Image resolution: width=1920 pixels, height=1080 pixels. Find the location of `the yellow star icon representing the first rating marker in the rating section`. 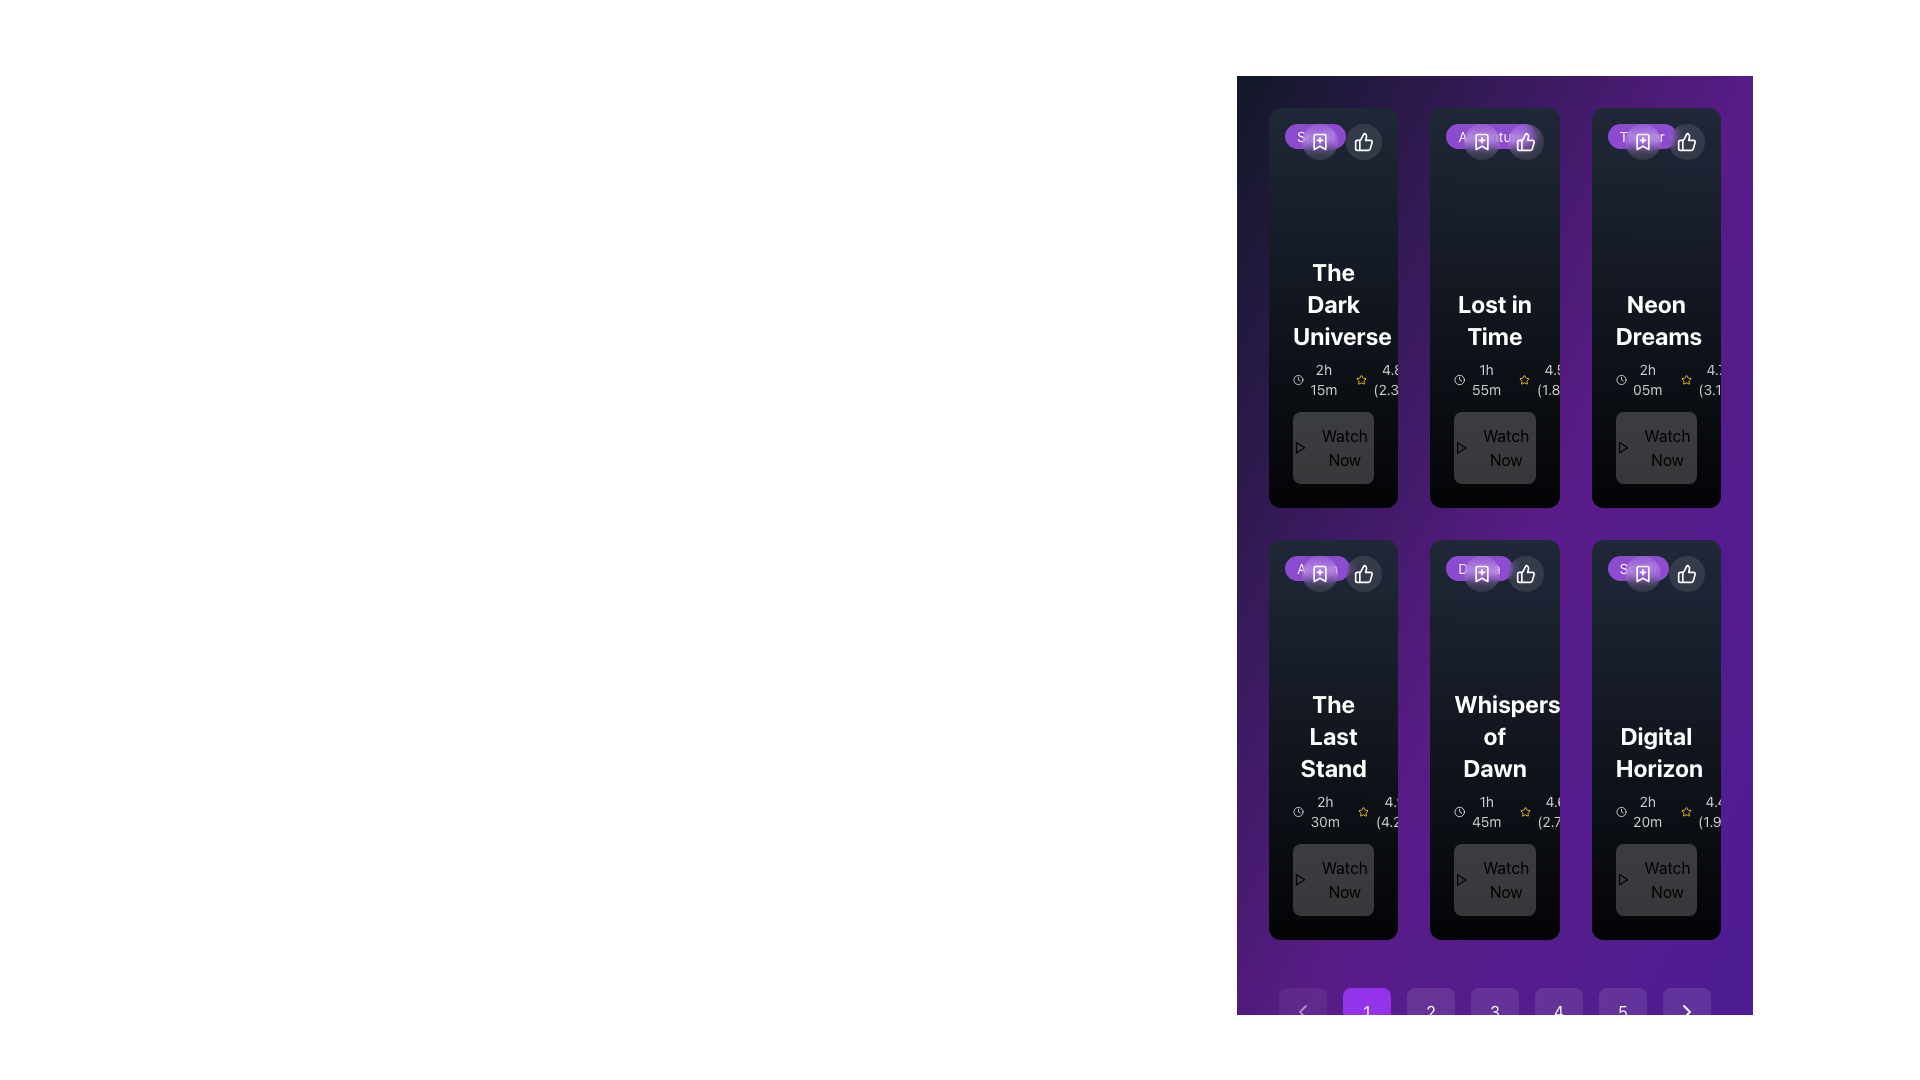

the yellow star icon representing the first rating marker in the rating section is located at coordinates (1362, 812).